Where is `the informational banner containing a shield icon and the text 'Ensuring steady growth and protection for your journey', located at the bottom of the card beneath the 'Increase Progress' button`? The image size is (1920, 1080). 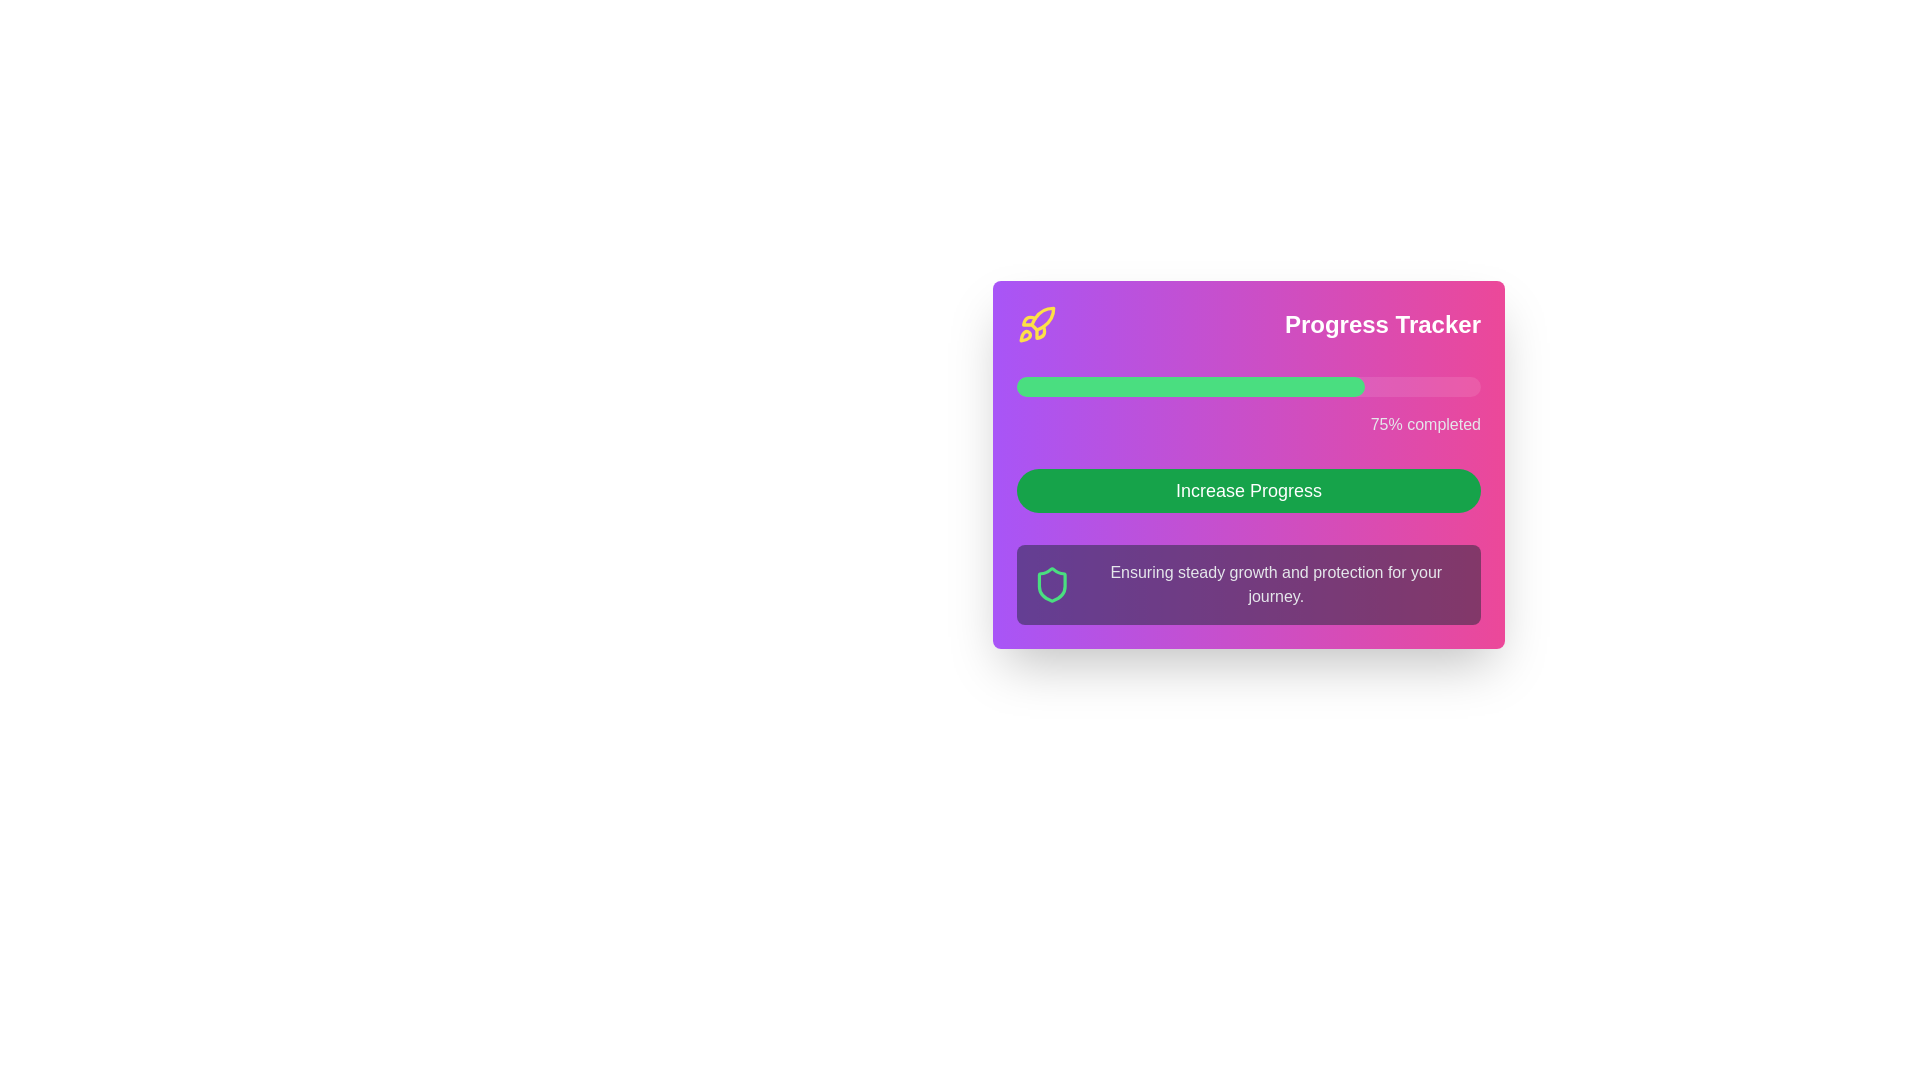
the informational banner containing a shield icon and the text 'Ensuring steady growth and protection for your journey', located at the bottom of the card beneath the 'Increase Progress' button is located at coordinates (1247, 585).